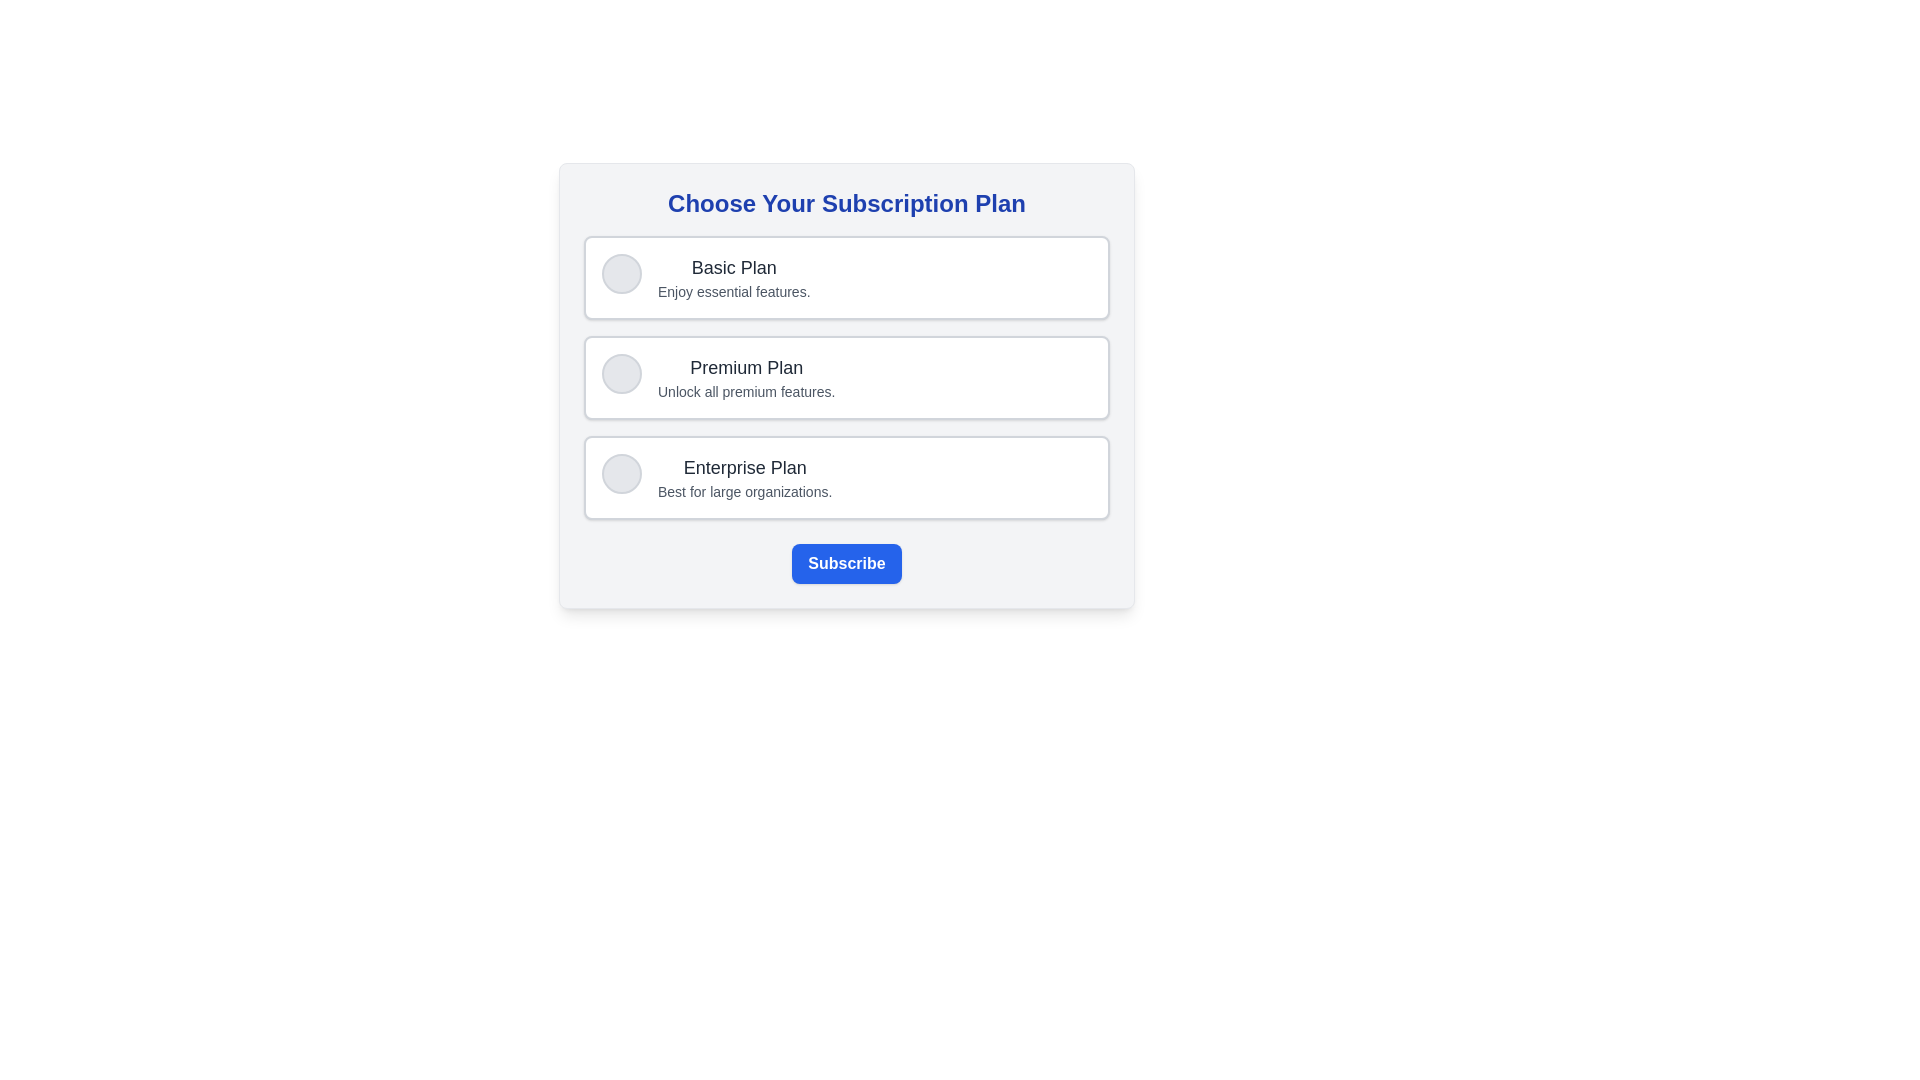 The height and width of the screenshot is (1080, 1920). Describe the element at coordinates (733, 277) in the screenshot. I see `text of the label element containing the title 'Basic Plan' and subtitle 'Enjoy essential features.' located beneath the section header 'Choose Your Subscription Plan'` at that location.